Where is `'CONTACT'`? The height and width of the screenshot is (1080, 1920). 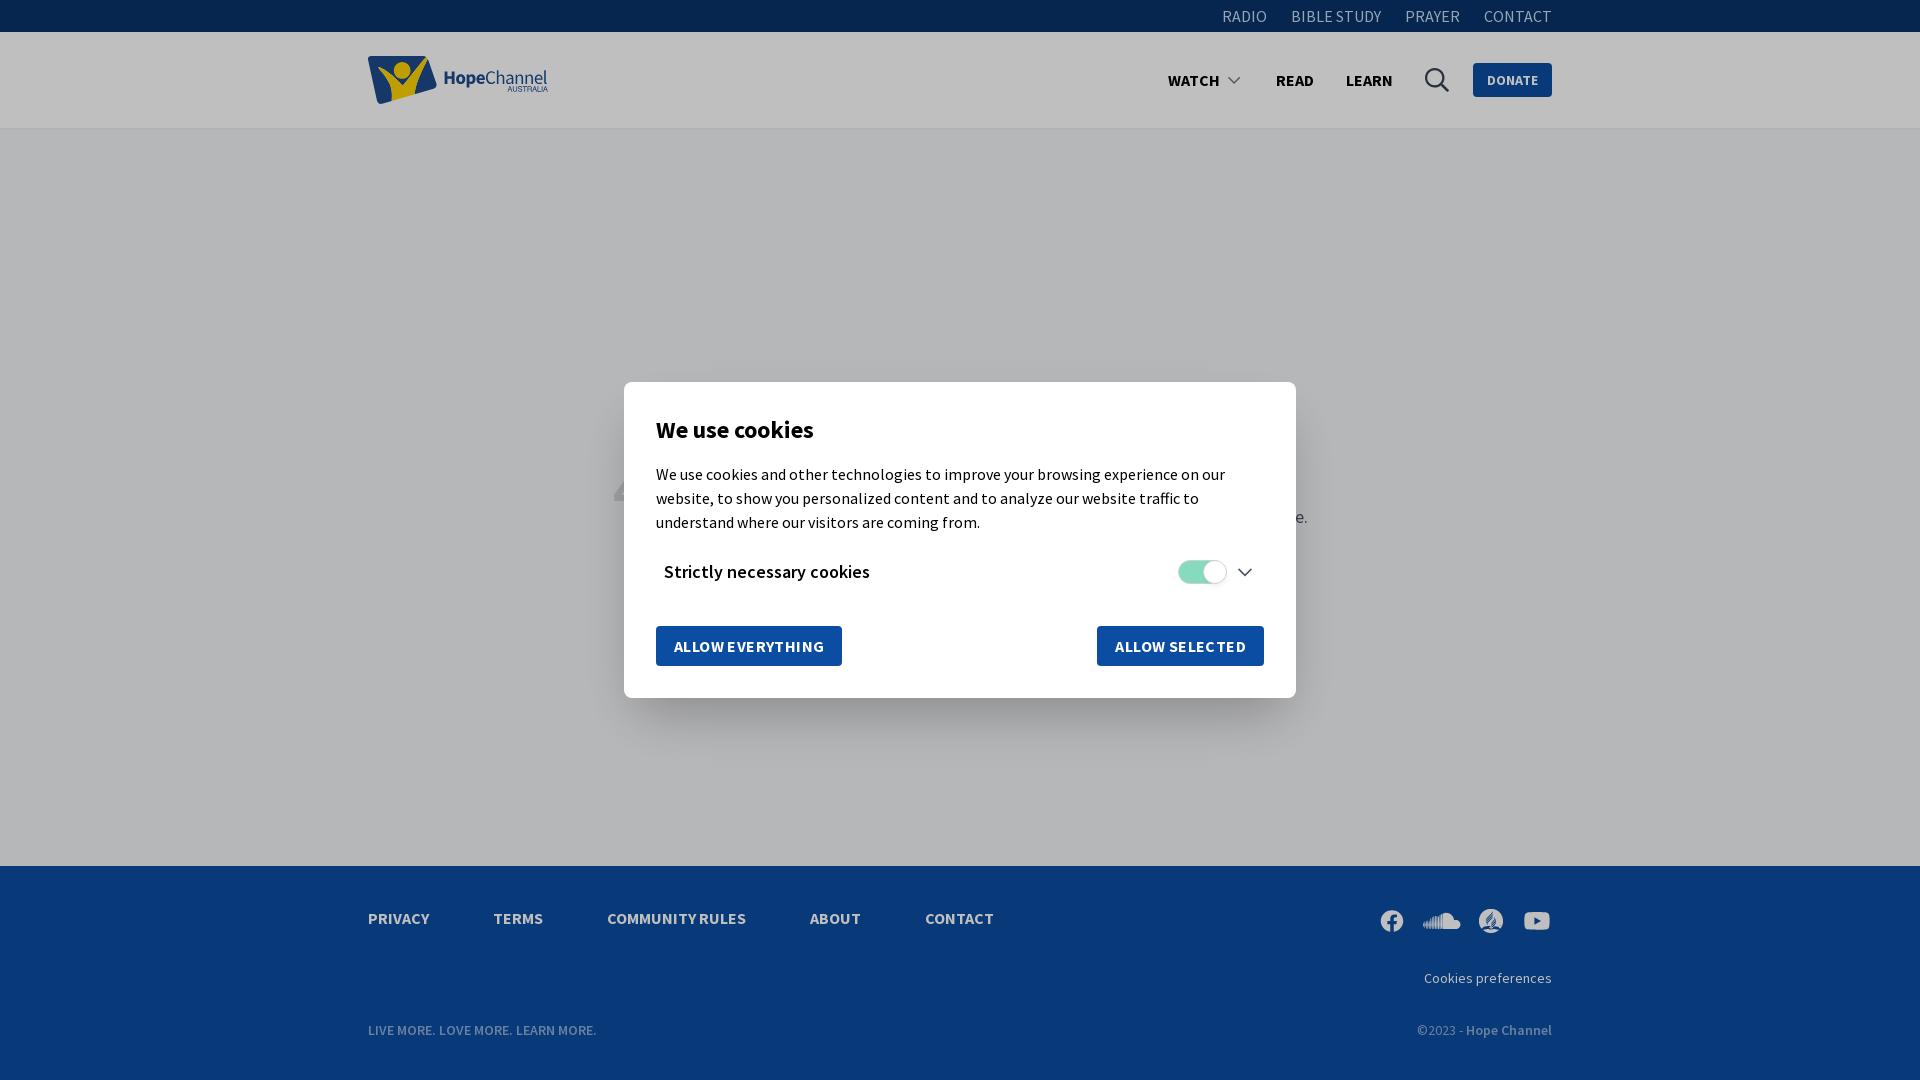 'CONTACT' is located at coordinates (958, 918).